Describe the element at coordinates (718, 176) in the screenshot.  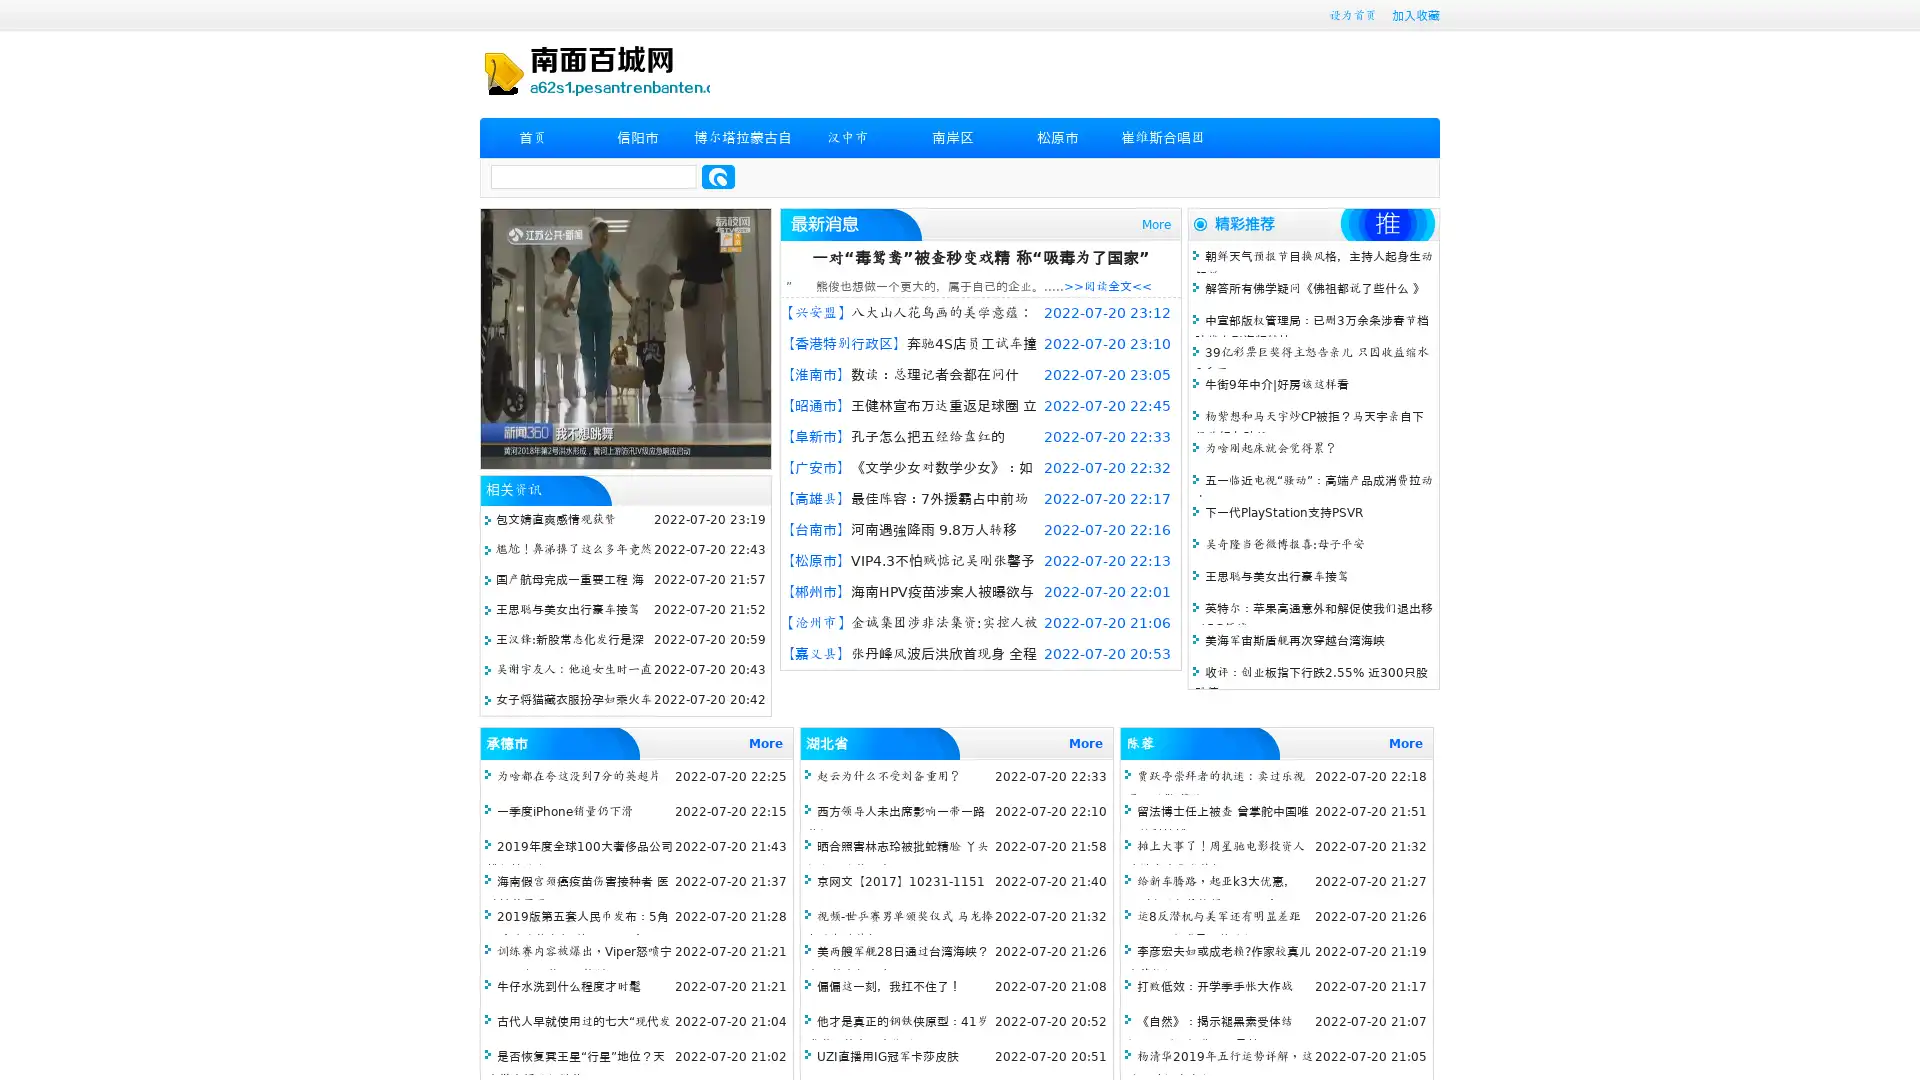
I see `Search` at that location.